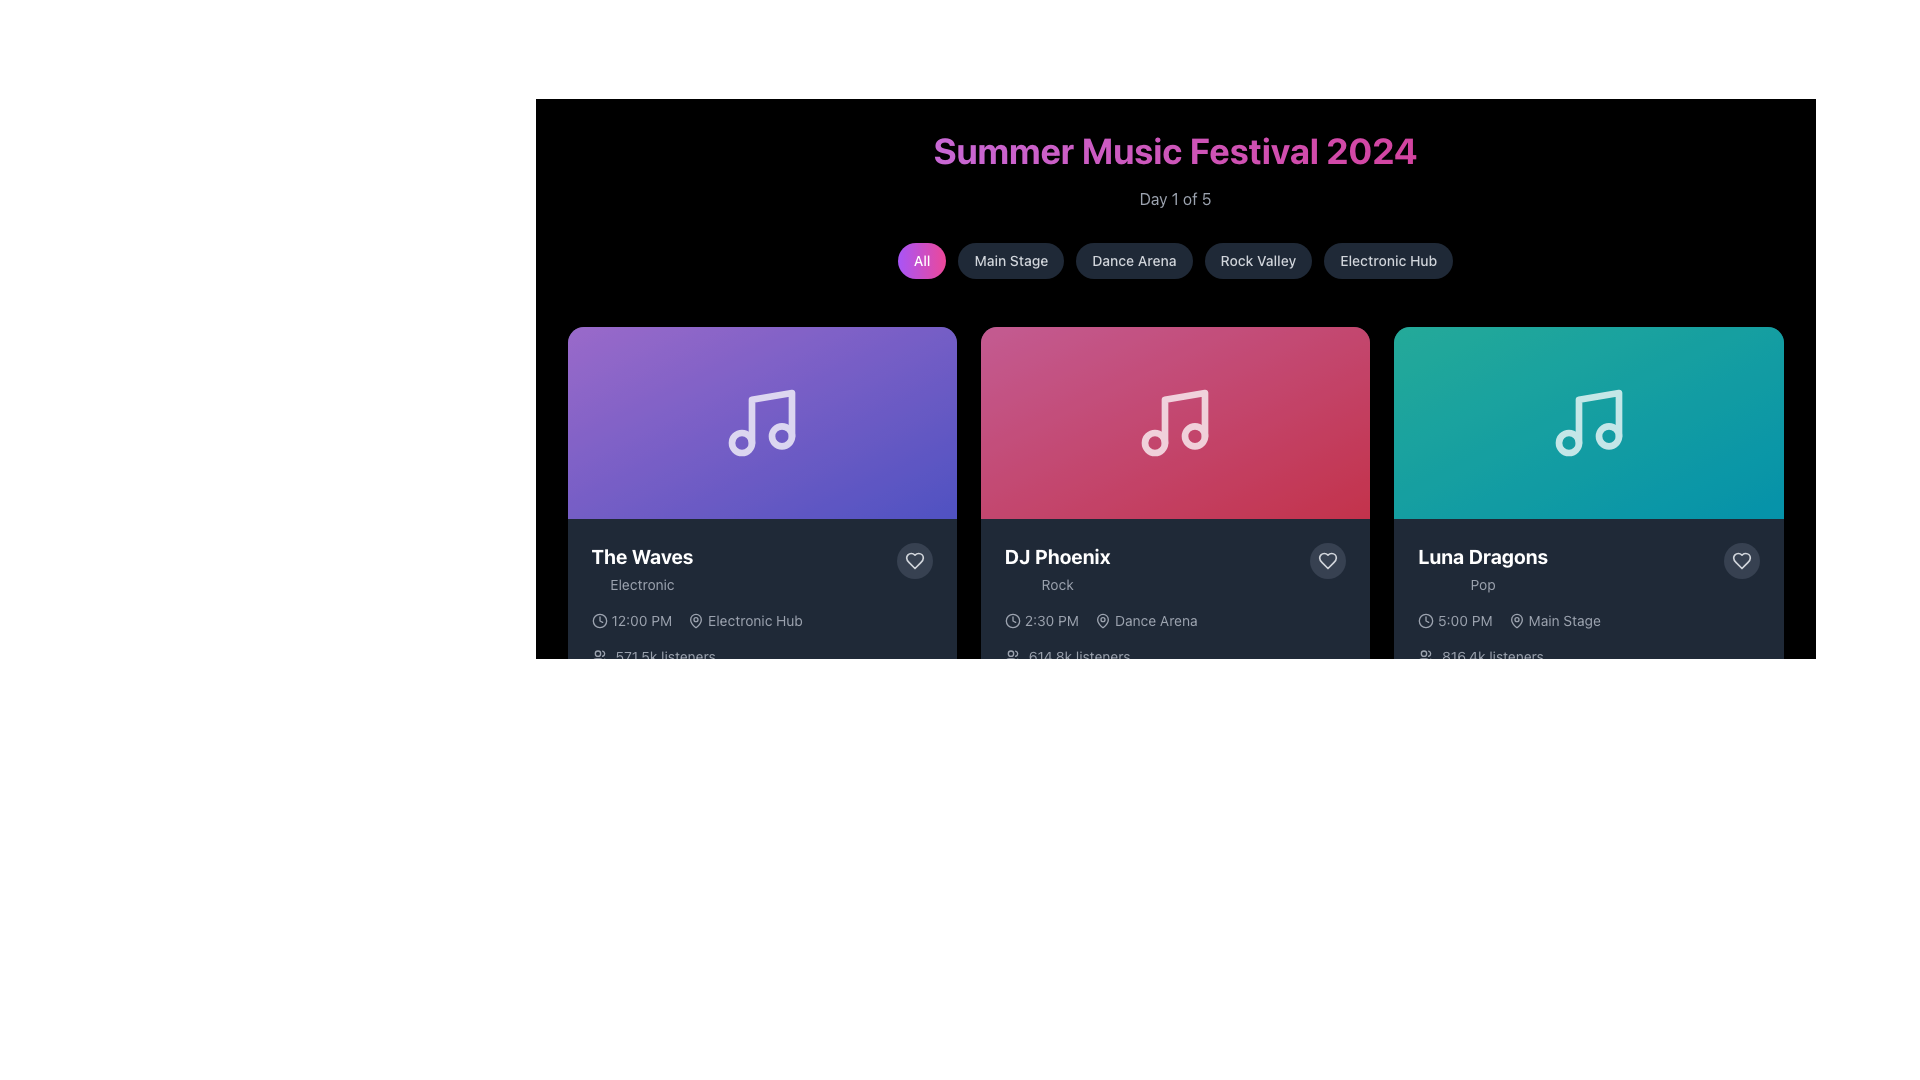 This screenshot has width=1920, height=1080. Describe the element at coordinates (1587, 636) in the screenshot. I see `text displayed on the informational card component located in the rightmost card of event entries, which shows event information including artist, genre, performance time, stage location, and audience count` at that location.